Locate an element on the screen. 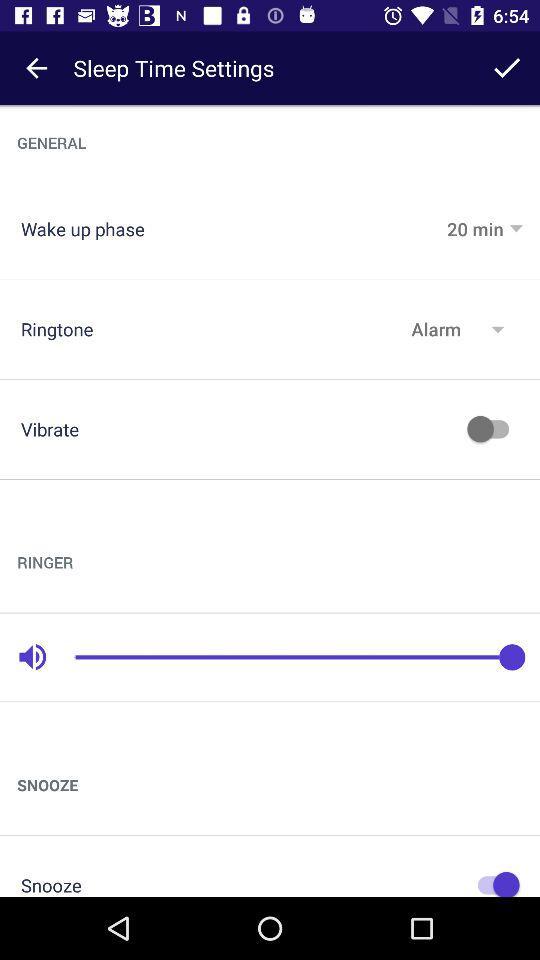  on button is located at coordinates (492, 881).